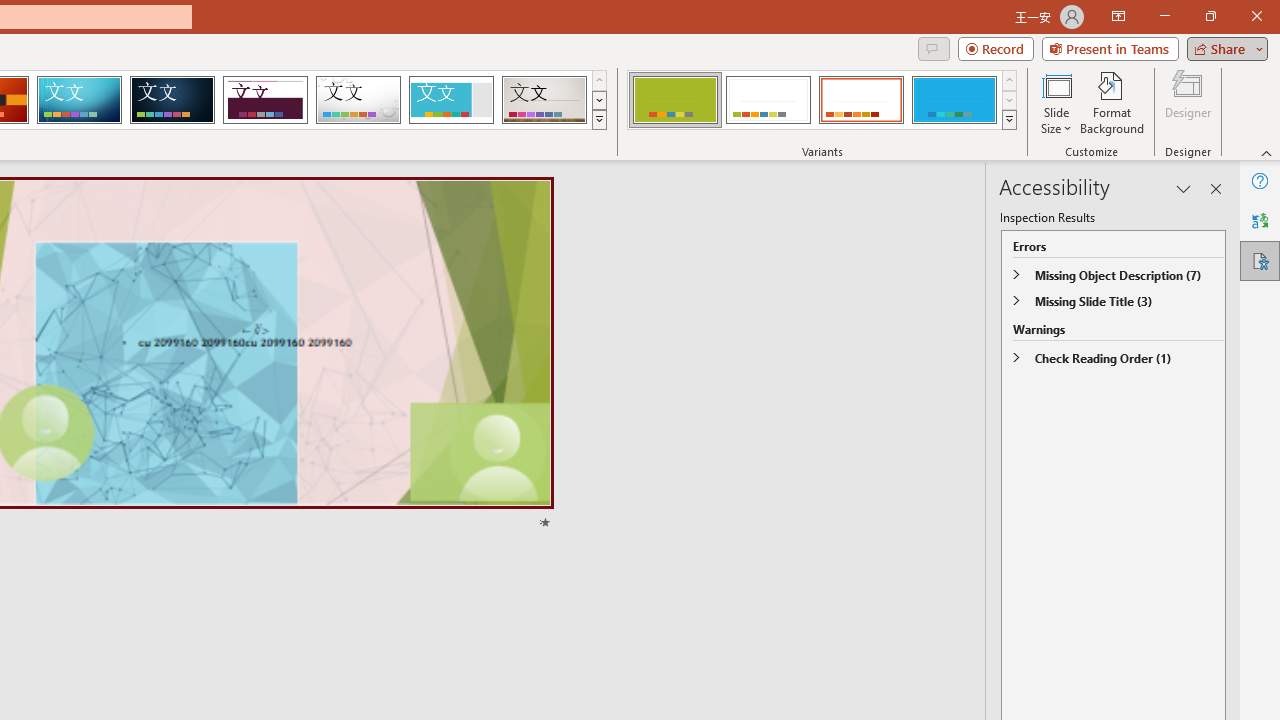 This screenshot has width=1280, height=720. Describe the element at coordinates (544, 100) in the screenshot. I see `'Gallery'` at that location.